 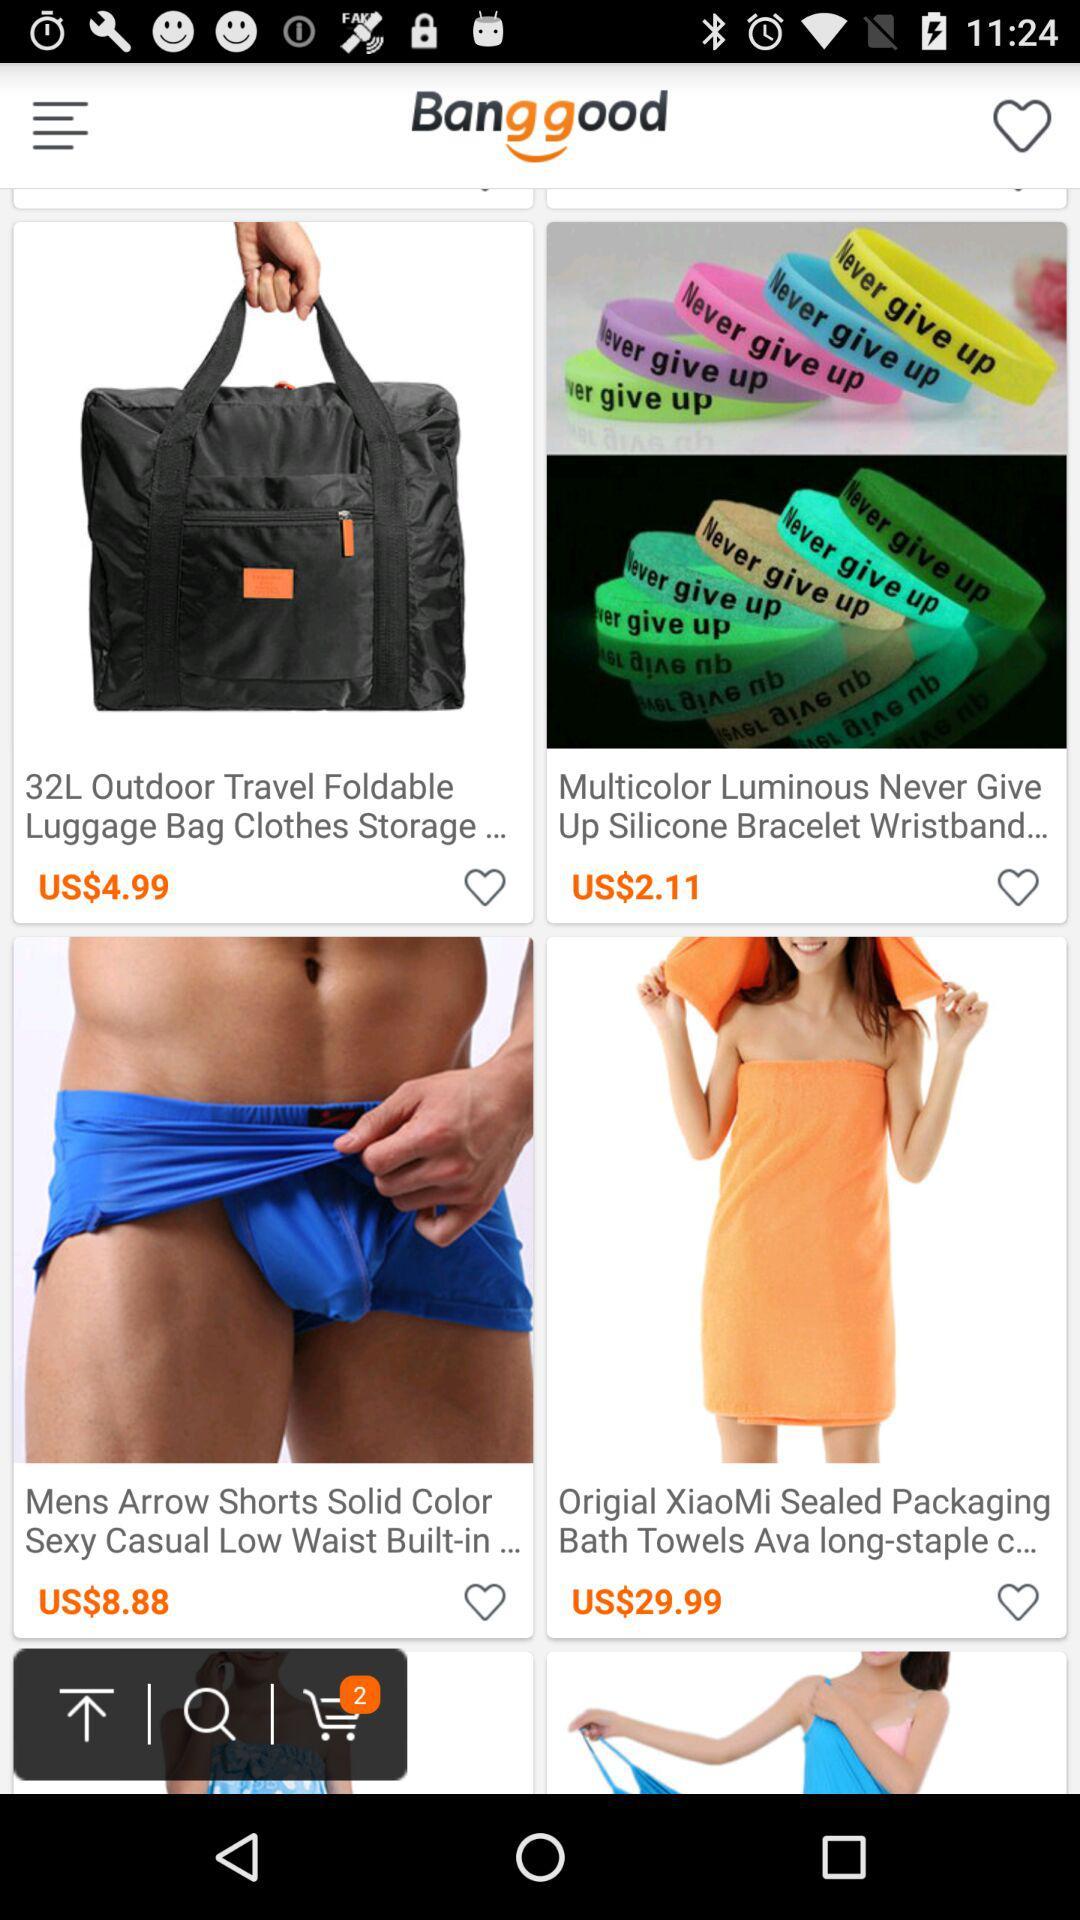 What do you see at coordinates (1022, 124) in the screenshot?
I see `your likes on banggood` at bounding box center [1022, 124].